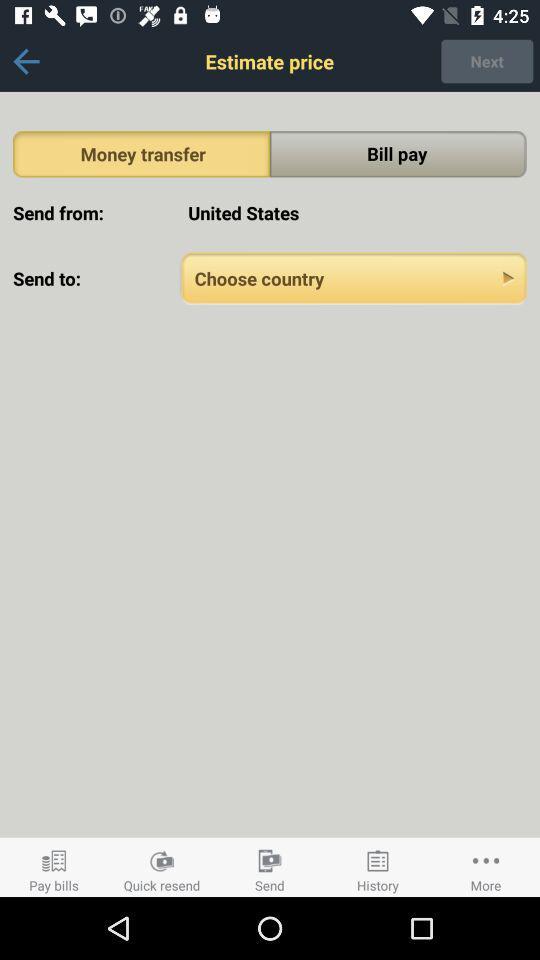  What do you see at coordinates (140, 153) in the screenshot?
I see `the money transfer icon` at bounding box center [140, 153].